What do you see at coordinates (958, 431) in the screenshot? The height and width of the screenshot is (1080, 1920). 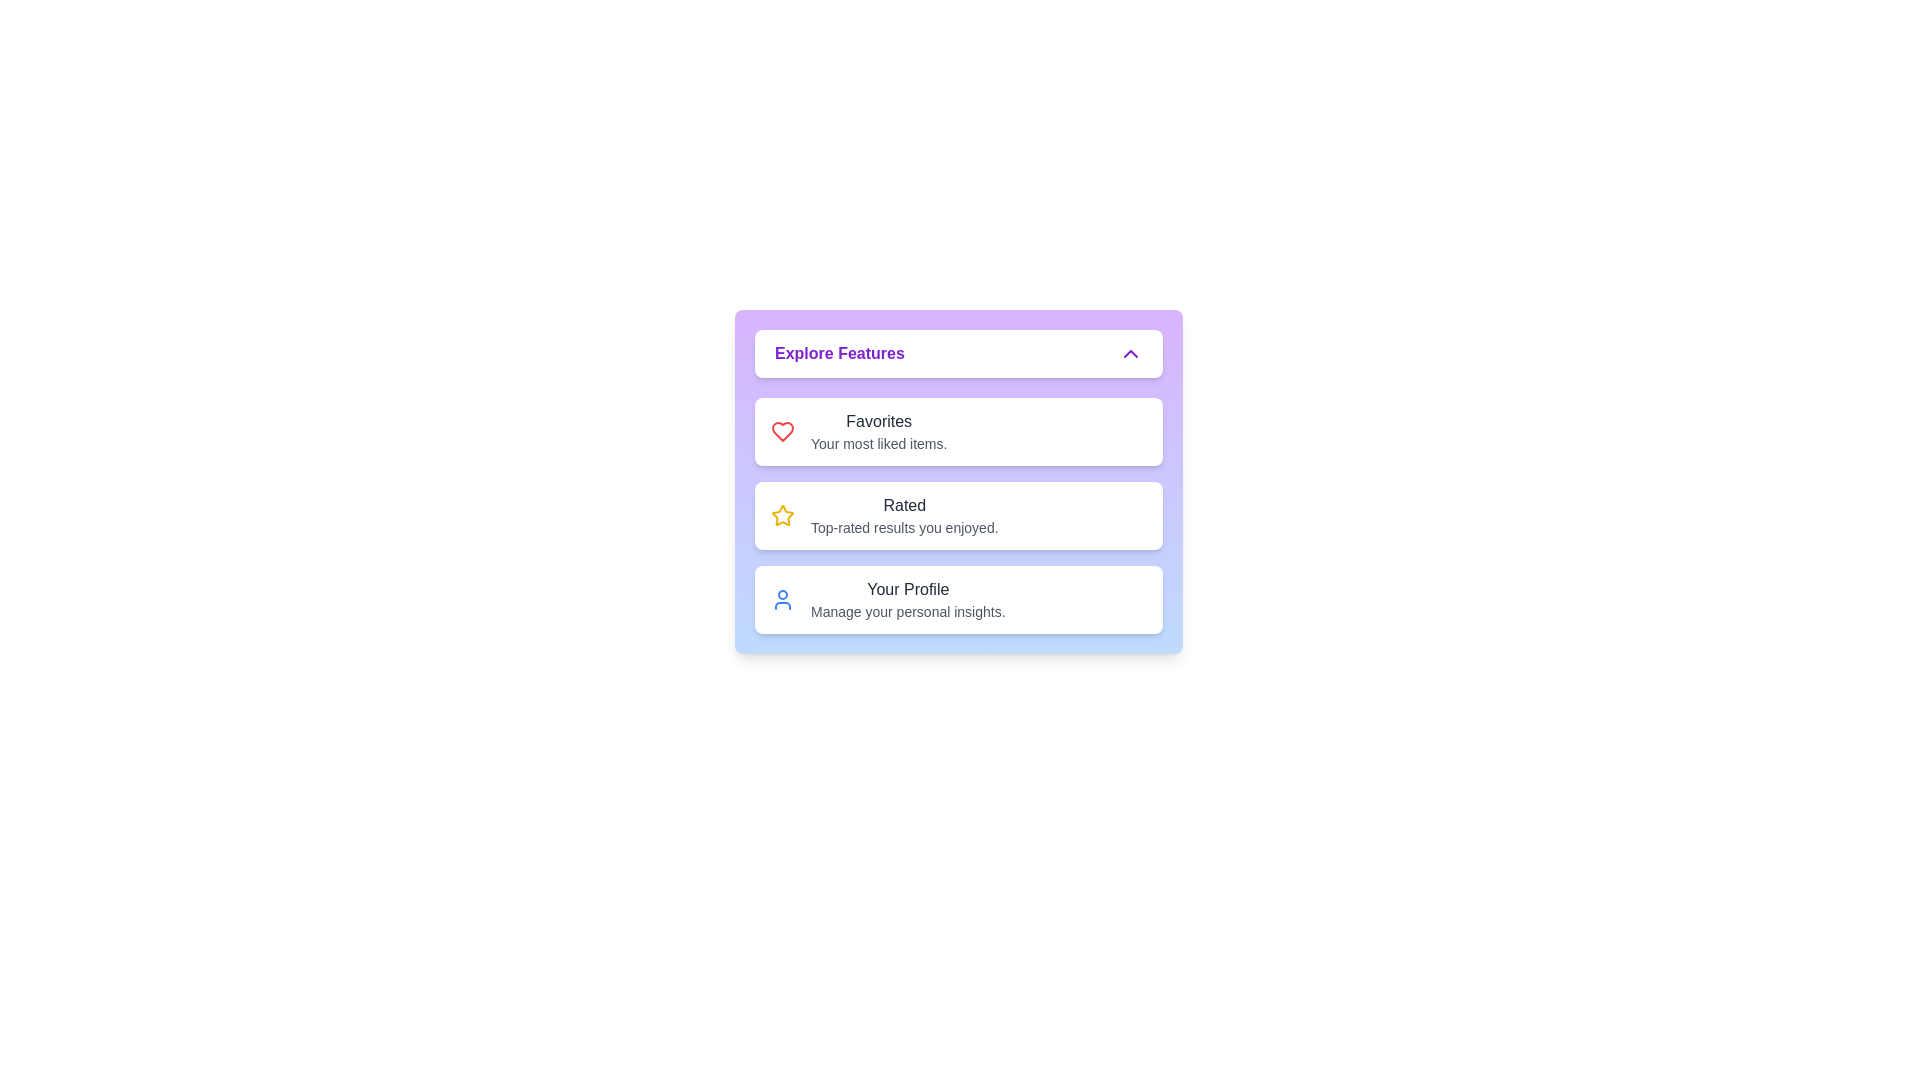 I see `the navigation button for displaying hover effects, which directs users to their most liked items within the application` at bounding box center [958, 431].